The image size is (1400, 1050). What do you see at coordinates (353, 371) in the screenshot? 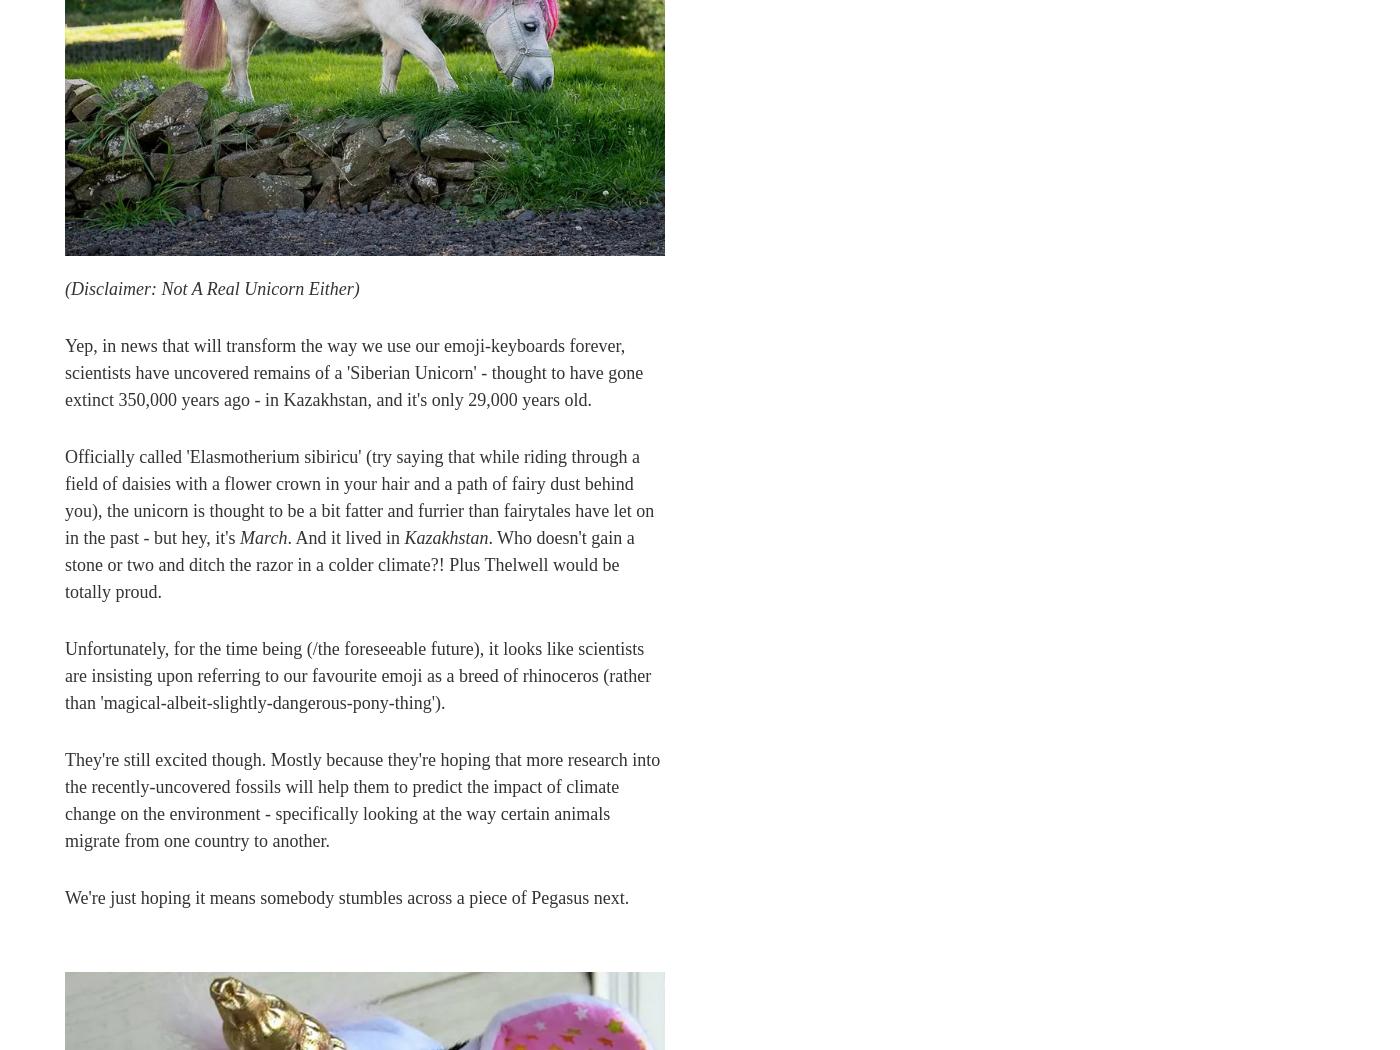
I see `'Yep, in news that will transform the way we use our emoji-keyboards forever, scientists have uncovered remains of a 'Siberian Unicorn' - thought to have gone extinct 350,000 years ago - in Kazakhstan, and it's only 29,000 years old.'` at bounding box center [353, 371].